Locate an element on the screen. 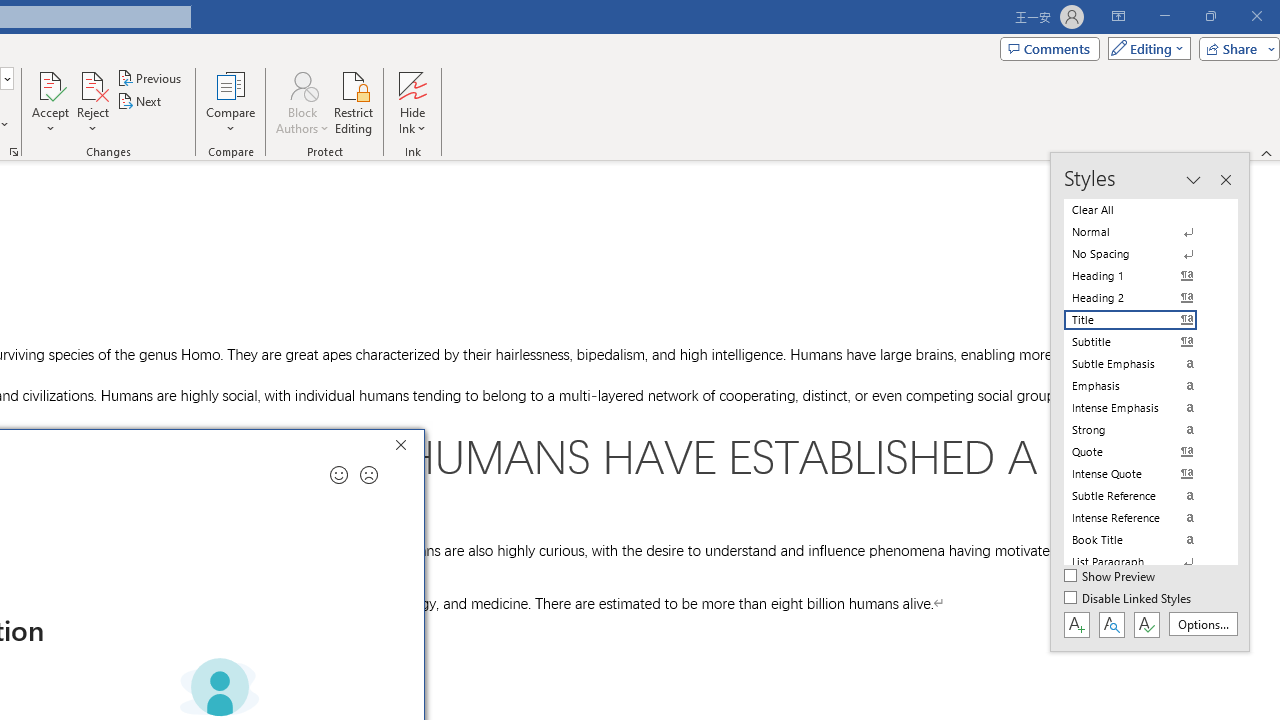  'Intense Quote' is located at coordinates (1142, 474).